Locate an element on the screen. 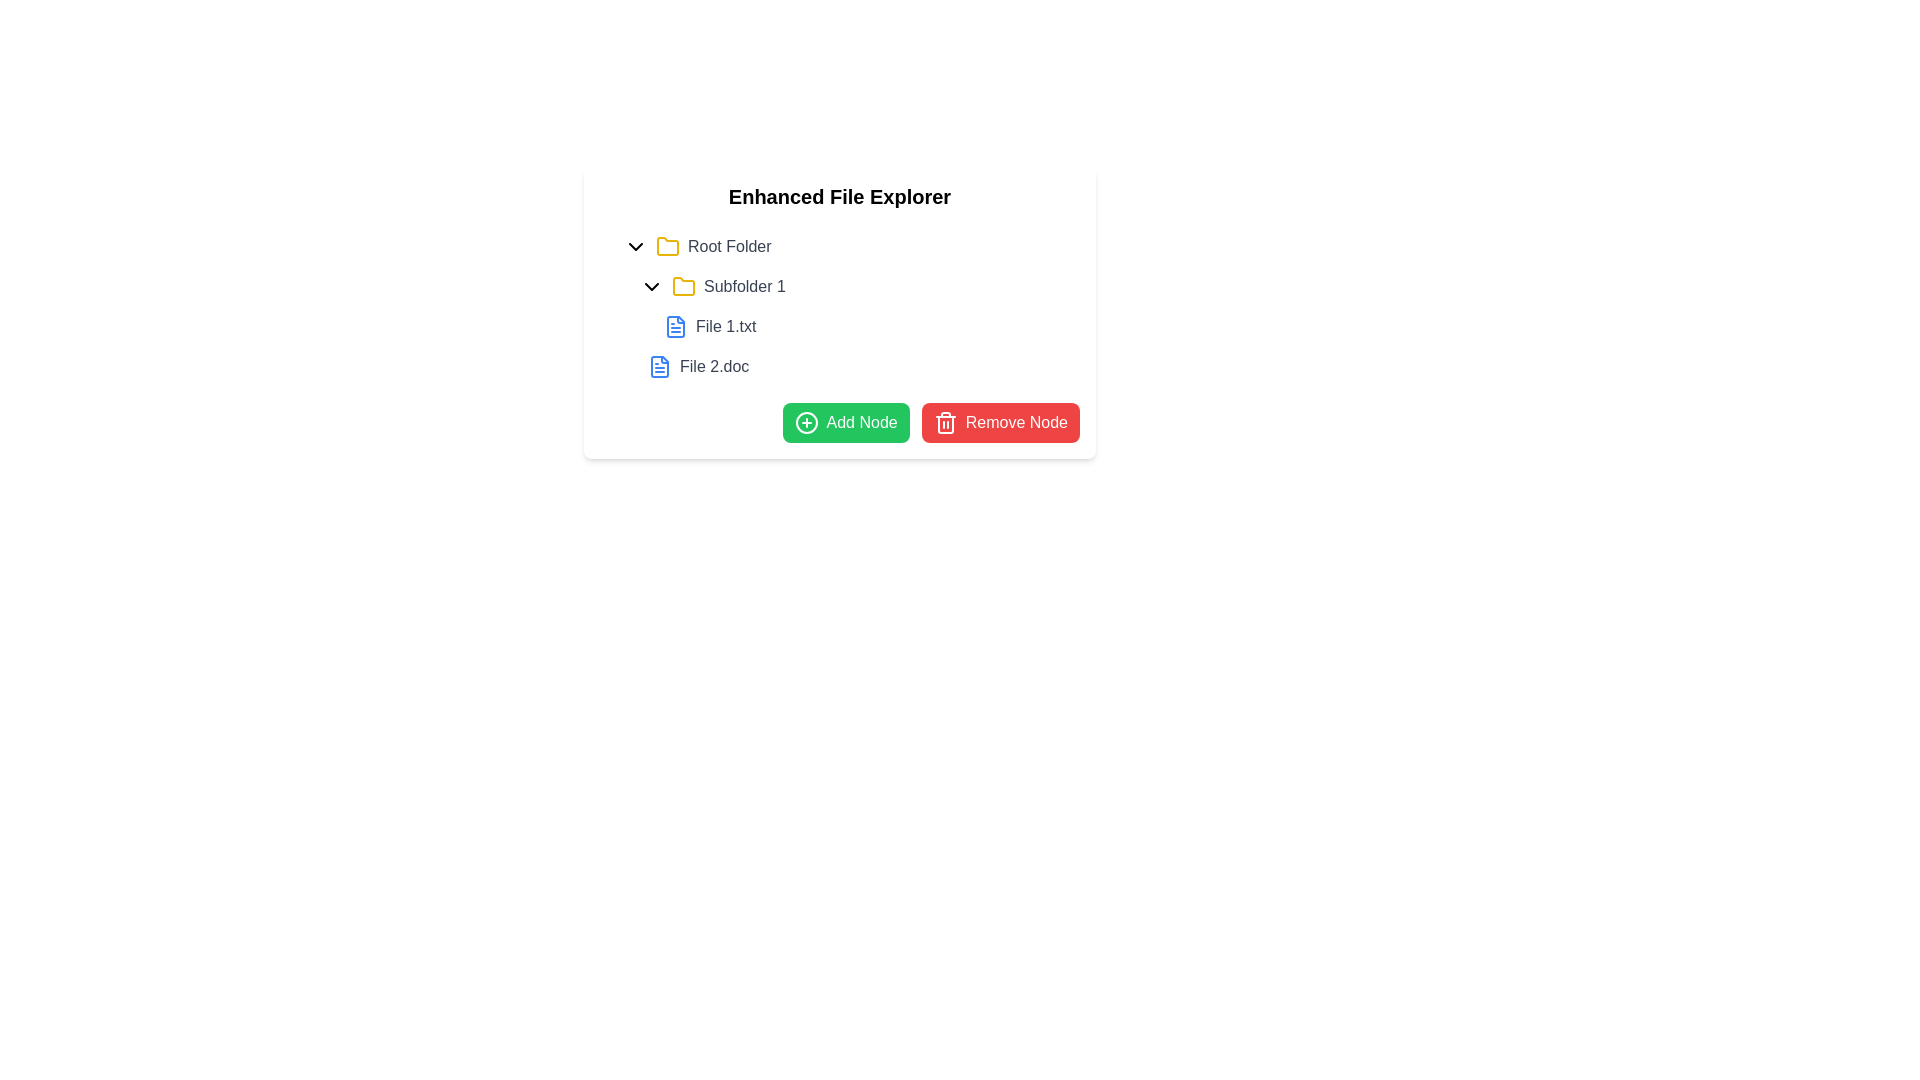  the Text Label displaying 'Subfolder 1', which is located to the right of the yellow folder icon in the file explorer interface is located at coordinates (743, 286).